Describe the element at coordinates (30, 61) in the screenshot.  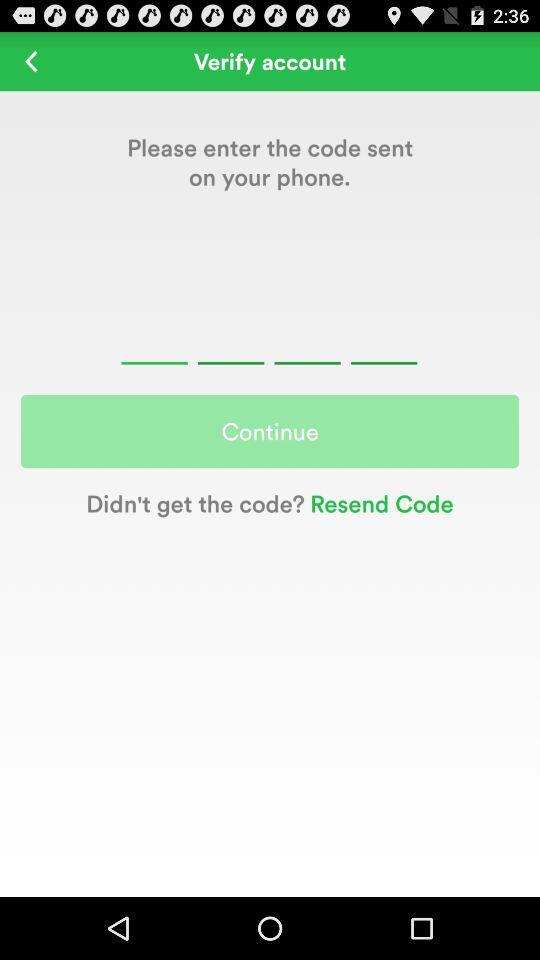
I see `the icon at the top left corner` at that location.